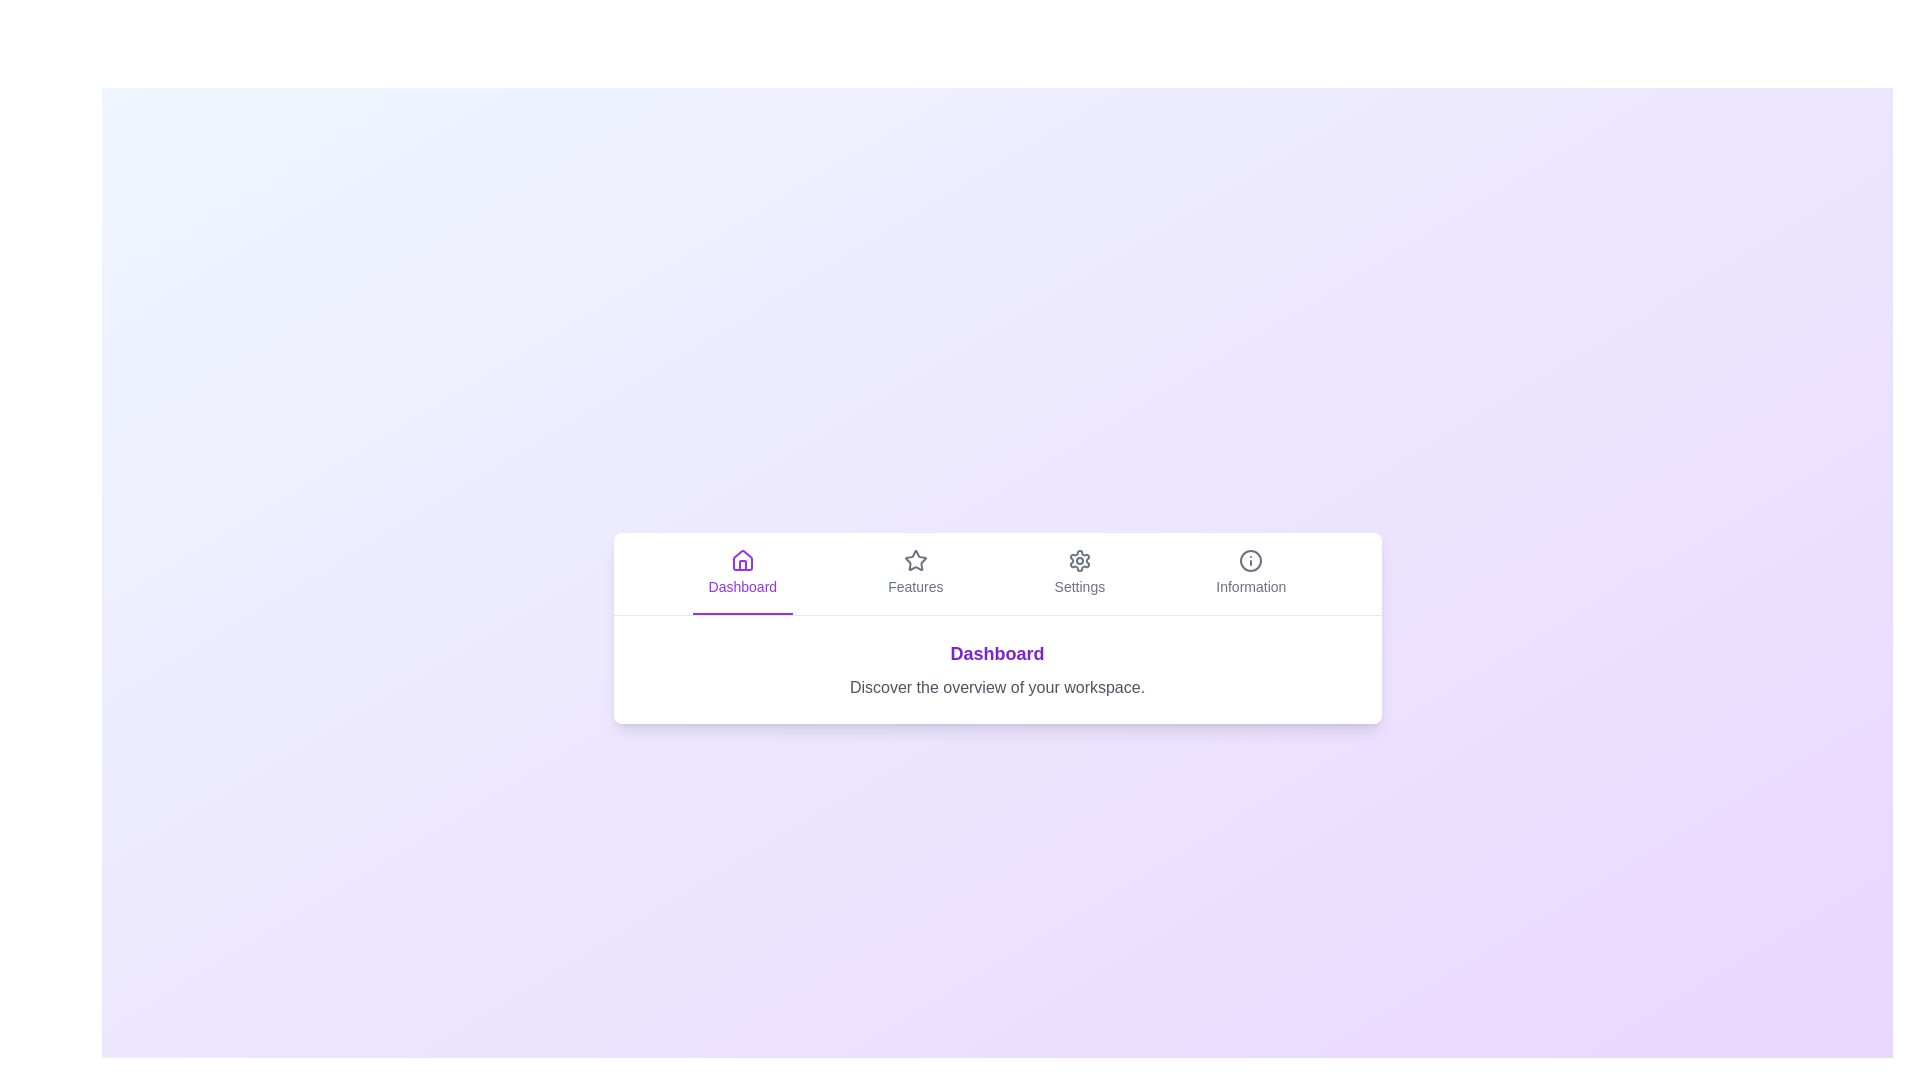  Describe the element at coordinates (1250, 560) in the screenshot. I see `the icon associated with the Information tab` at that location.